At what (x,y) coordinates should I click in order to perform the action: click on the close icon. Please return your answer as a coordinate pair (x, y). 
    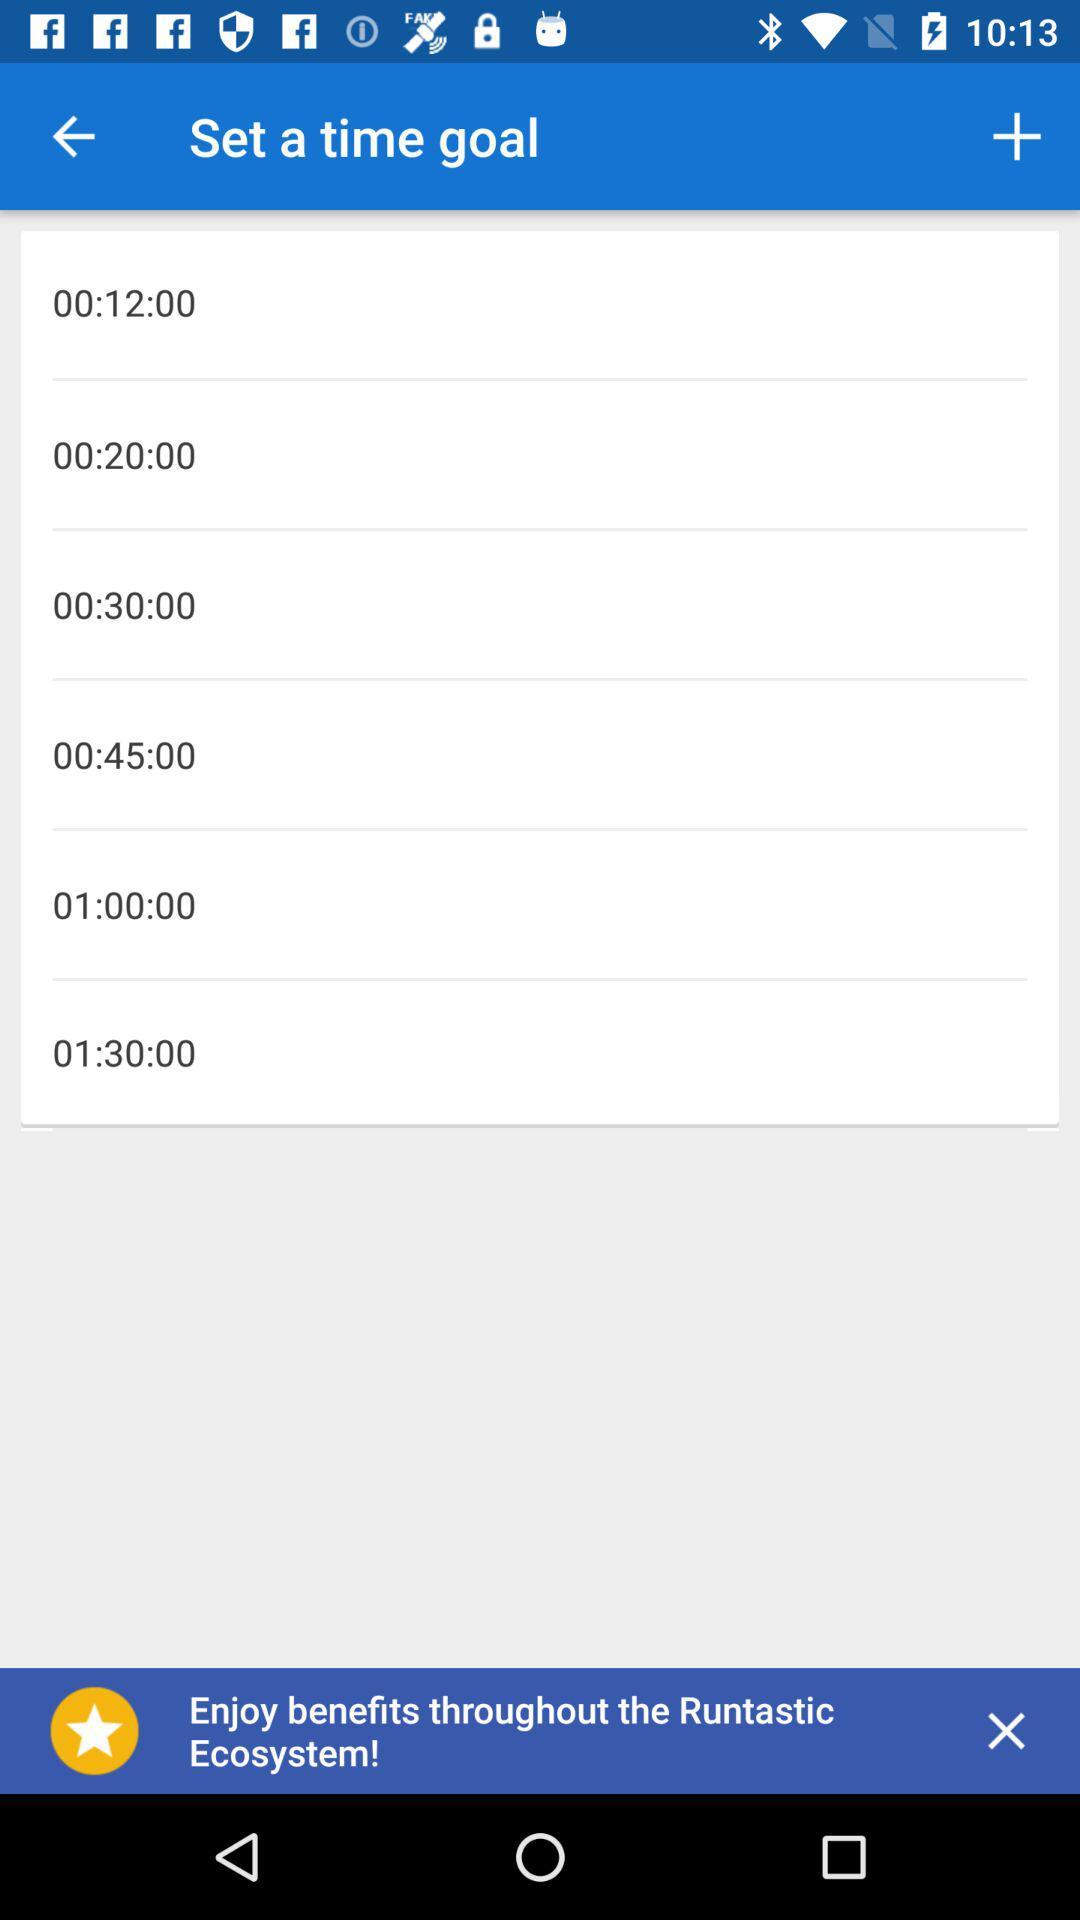
    Looking at the image, I should click on (1006, 1730).